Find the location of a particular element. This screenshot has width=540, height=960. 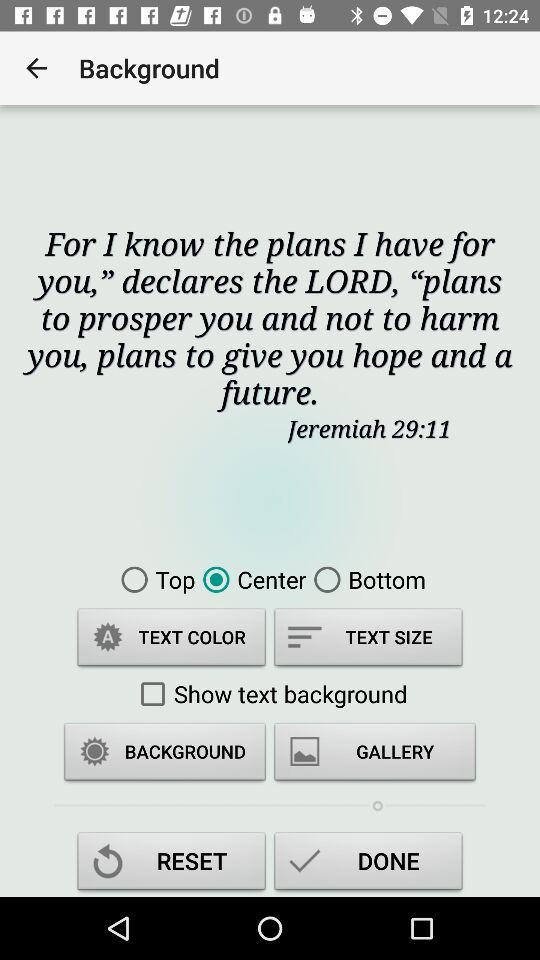

app to the left of the background item is located at coordinates (36, 68).